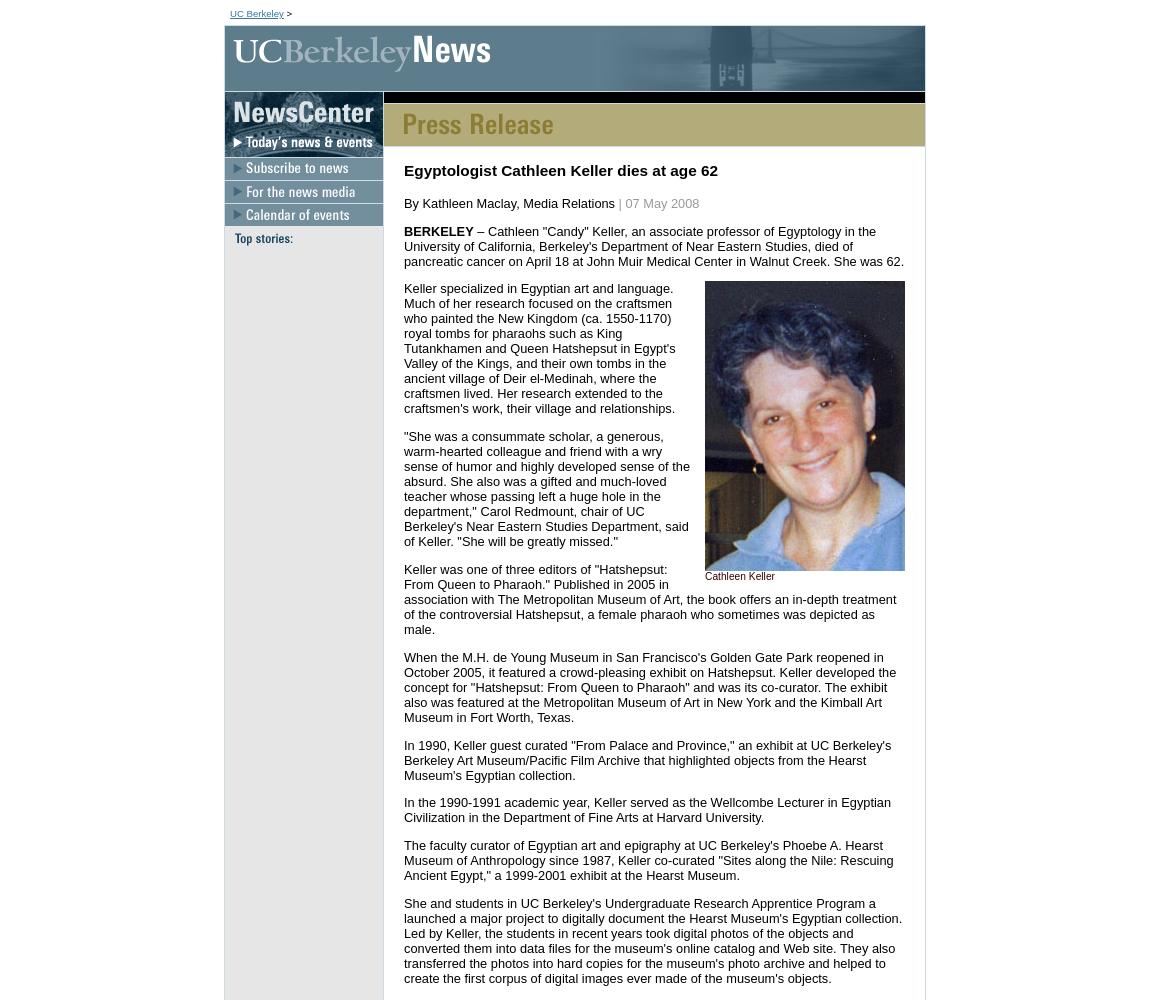  What do you see at coordinates (738, 575) in the screenshot?
I see `'Cathleen Keller'` at bounding box center [738, 575].